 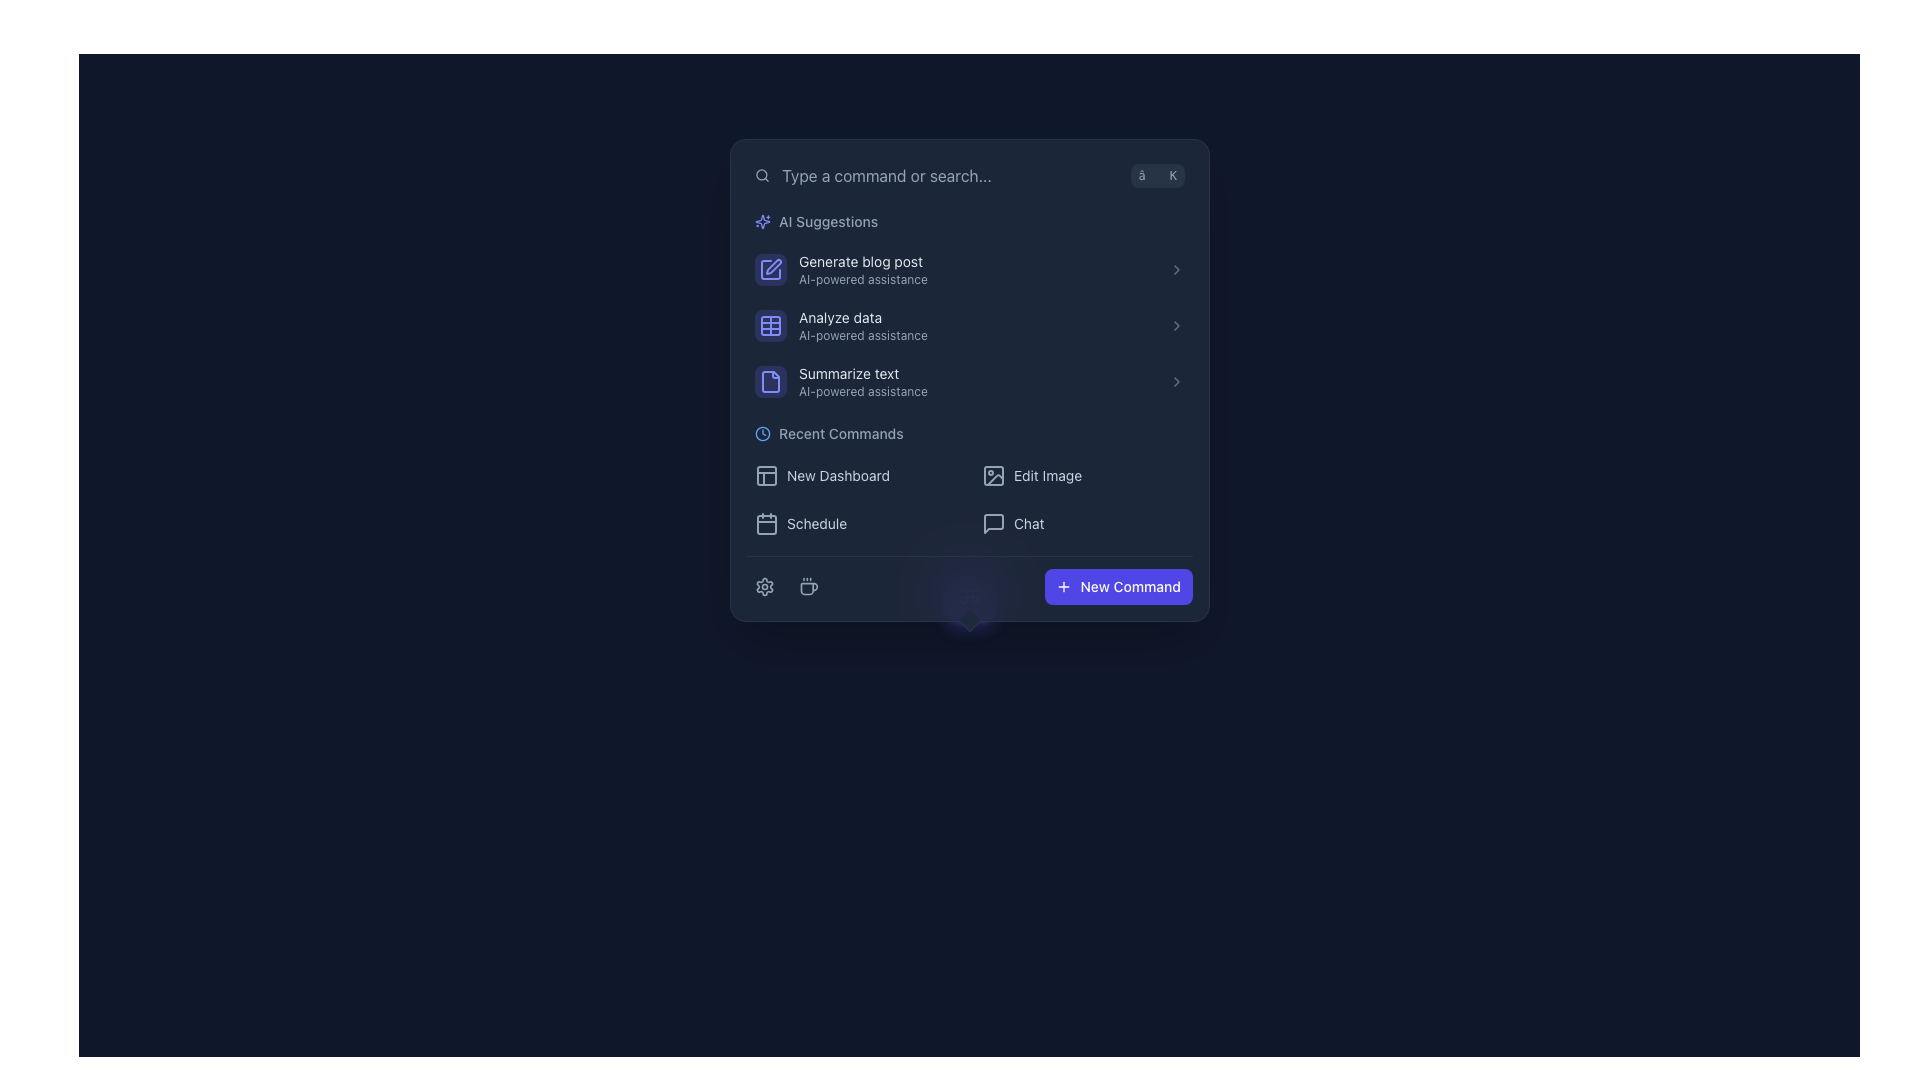 What do you see at coordinates (977, 280) in the screenshot?
I see `the text label displaying 'AI-powered assistance' located below 'Generate blog post' in the AI Suggestions list` at bounding box center [977, 280].